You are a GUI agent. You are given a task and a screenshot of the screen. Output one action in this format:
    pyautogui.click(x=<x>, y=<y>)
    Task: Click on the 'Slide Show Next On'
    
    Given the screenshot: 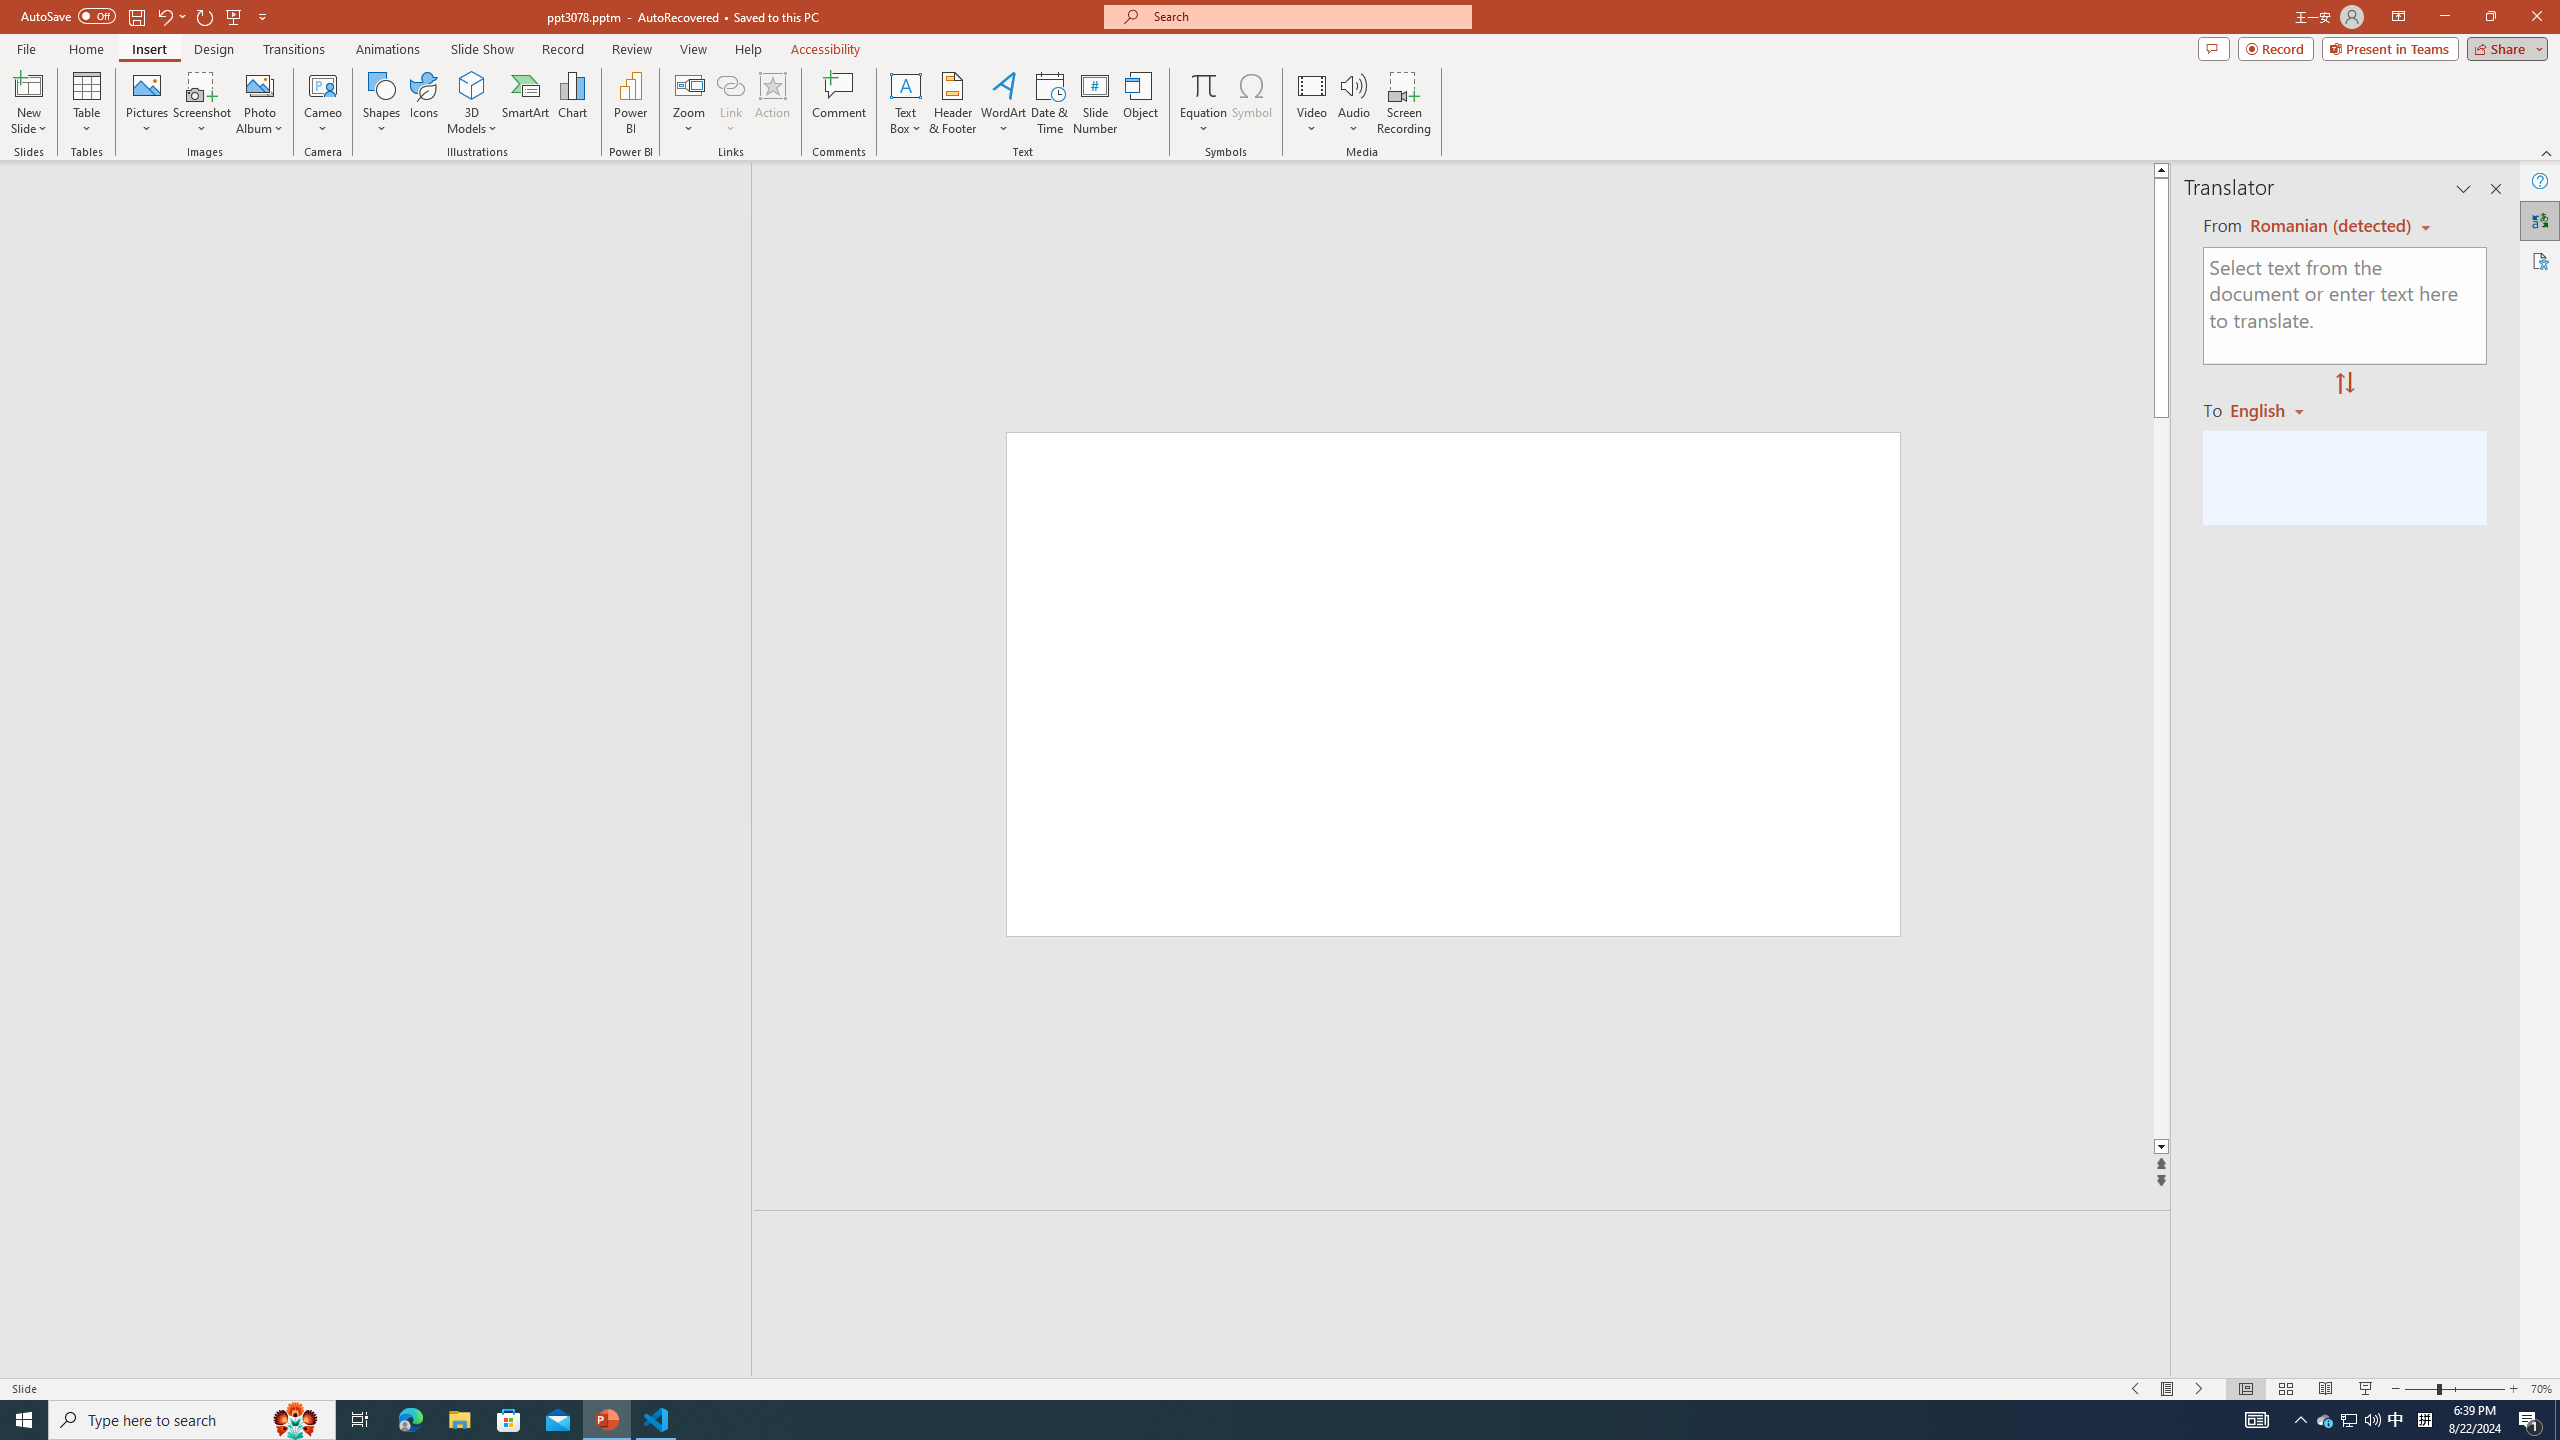 What is the action you would take?
    pyautogui.click(x=2200, y=1389)
    